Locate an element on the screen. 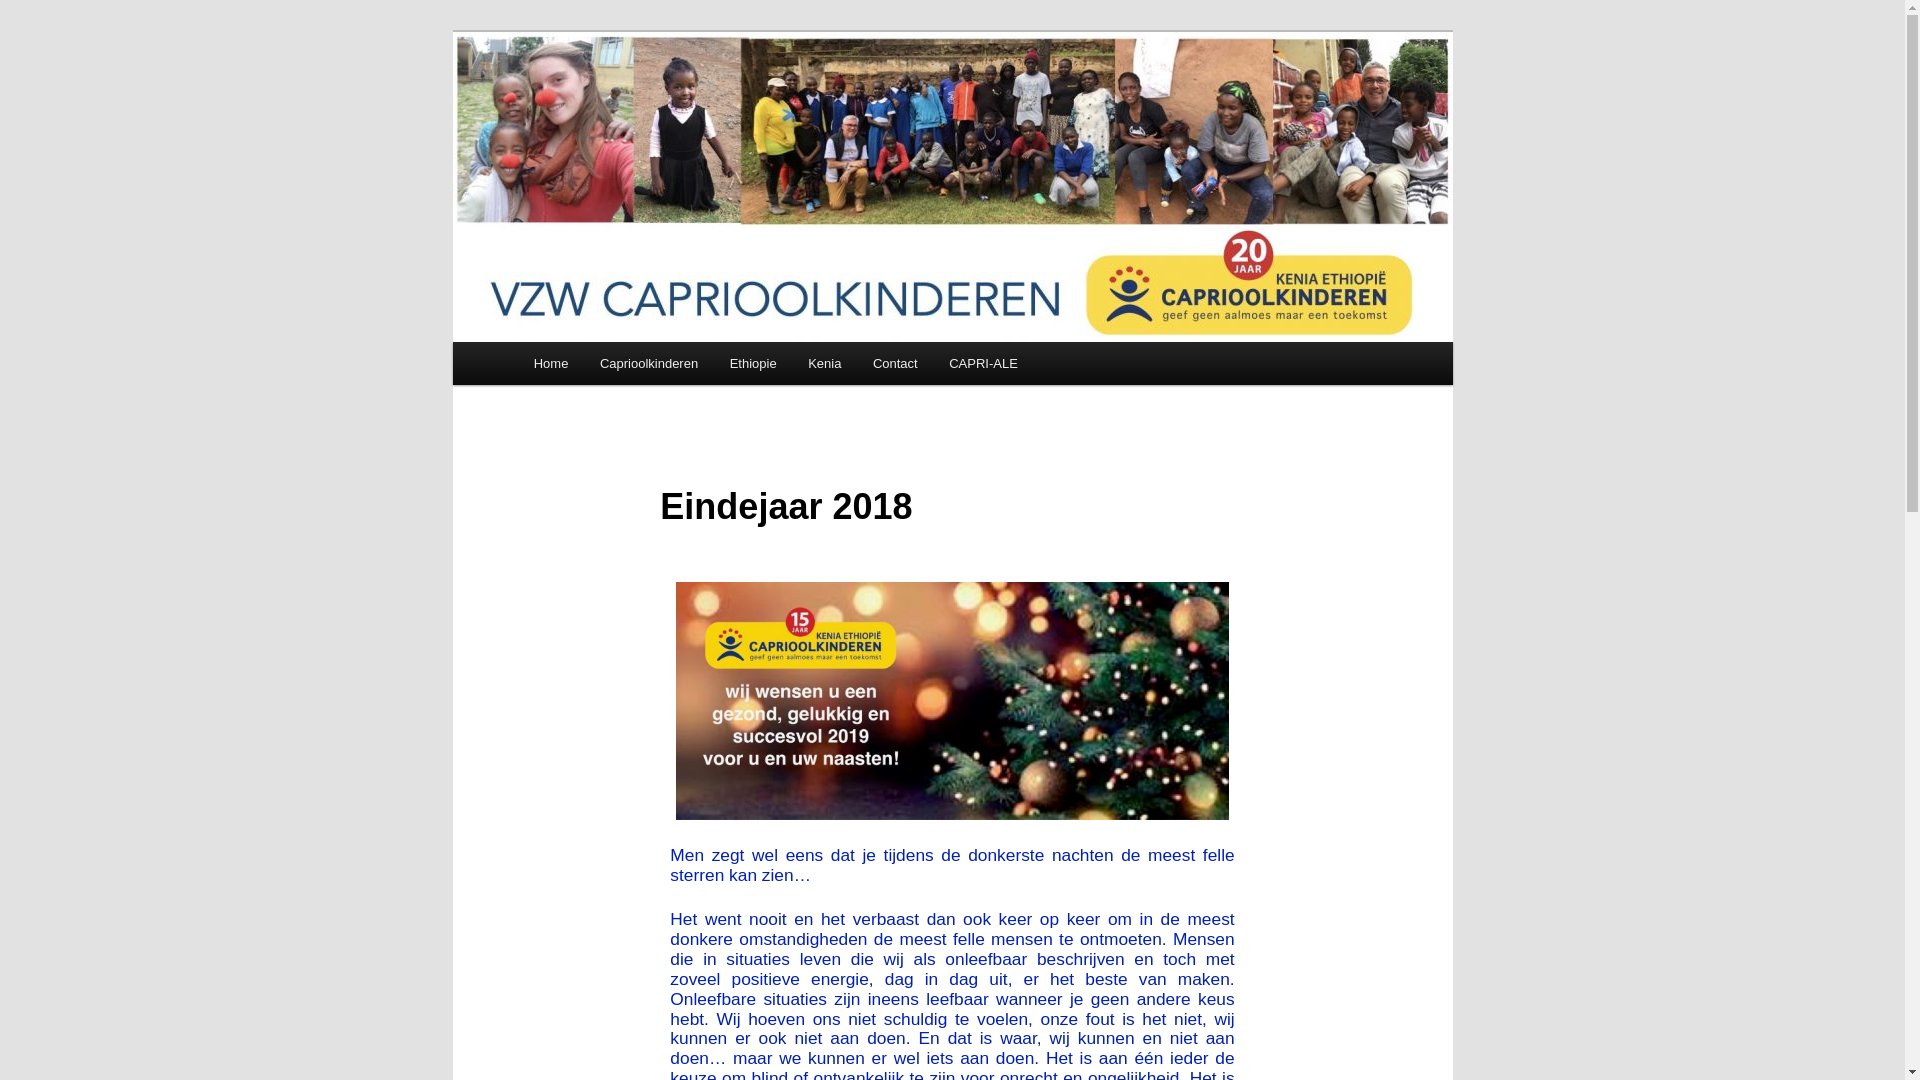 The height and width of the screenshot is (1080, 1920). 'VZW Caprioolkinderen' is located at coordinates (689, 104).